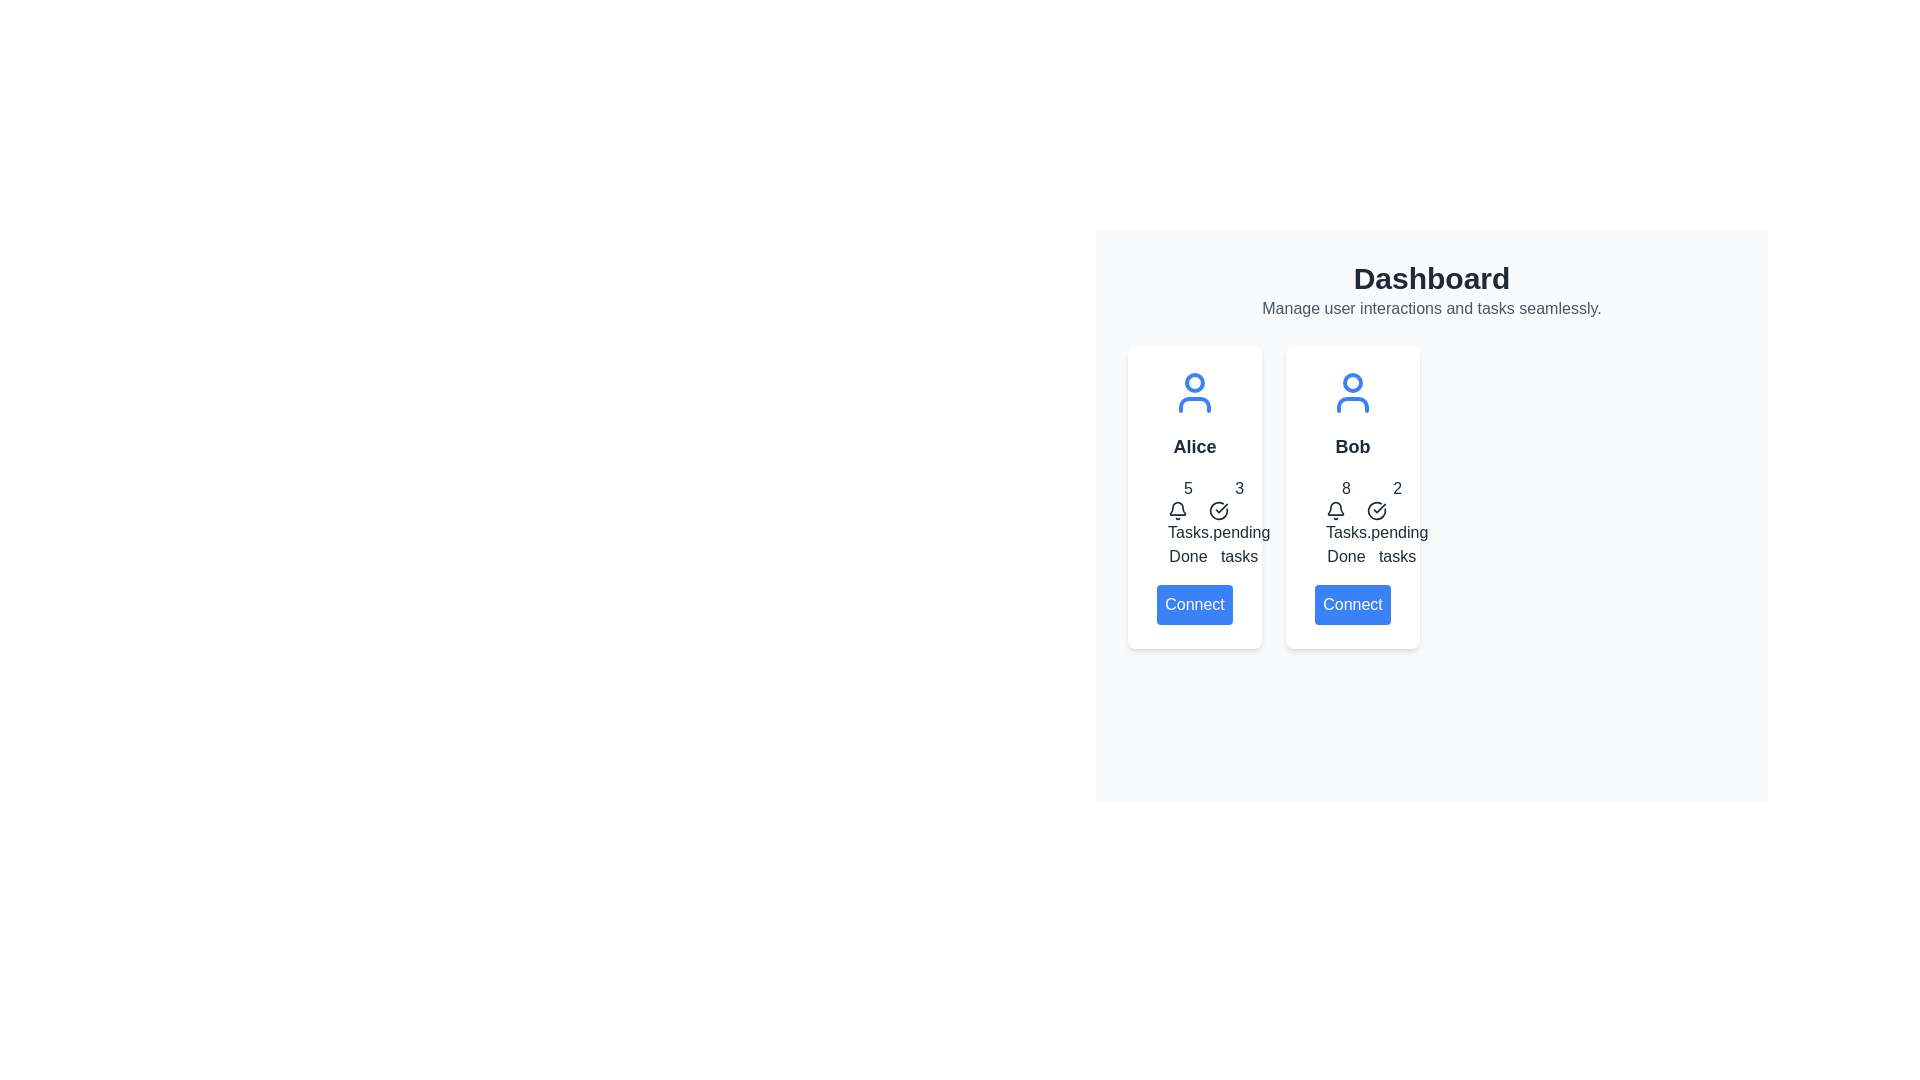  I want to click on the decorative icon component (circle within user icon) that represents a user profile, centrally positioned within the head of the user icon in the first card of the dashboard, so click(1195, 382).